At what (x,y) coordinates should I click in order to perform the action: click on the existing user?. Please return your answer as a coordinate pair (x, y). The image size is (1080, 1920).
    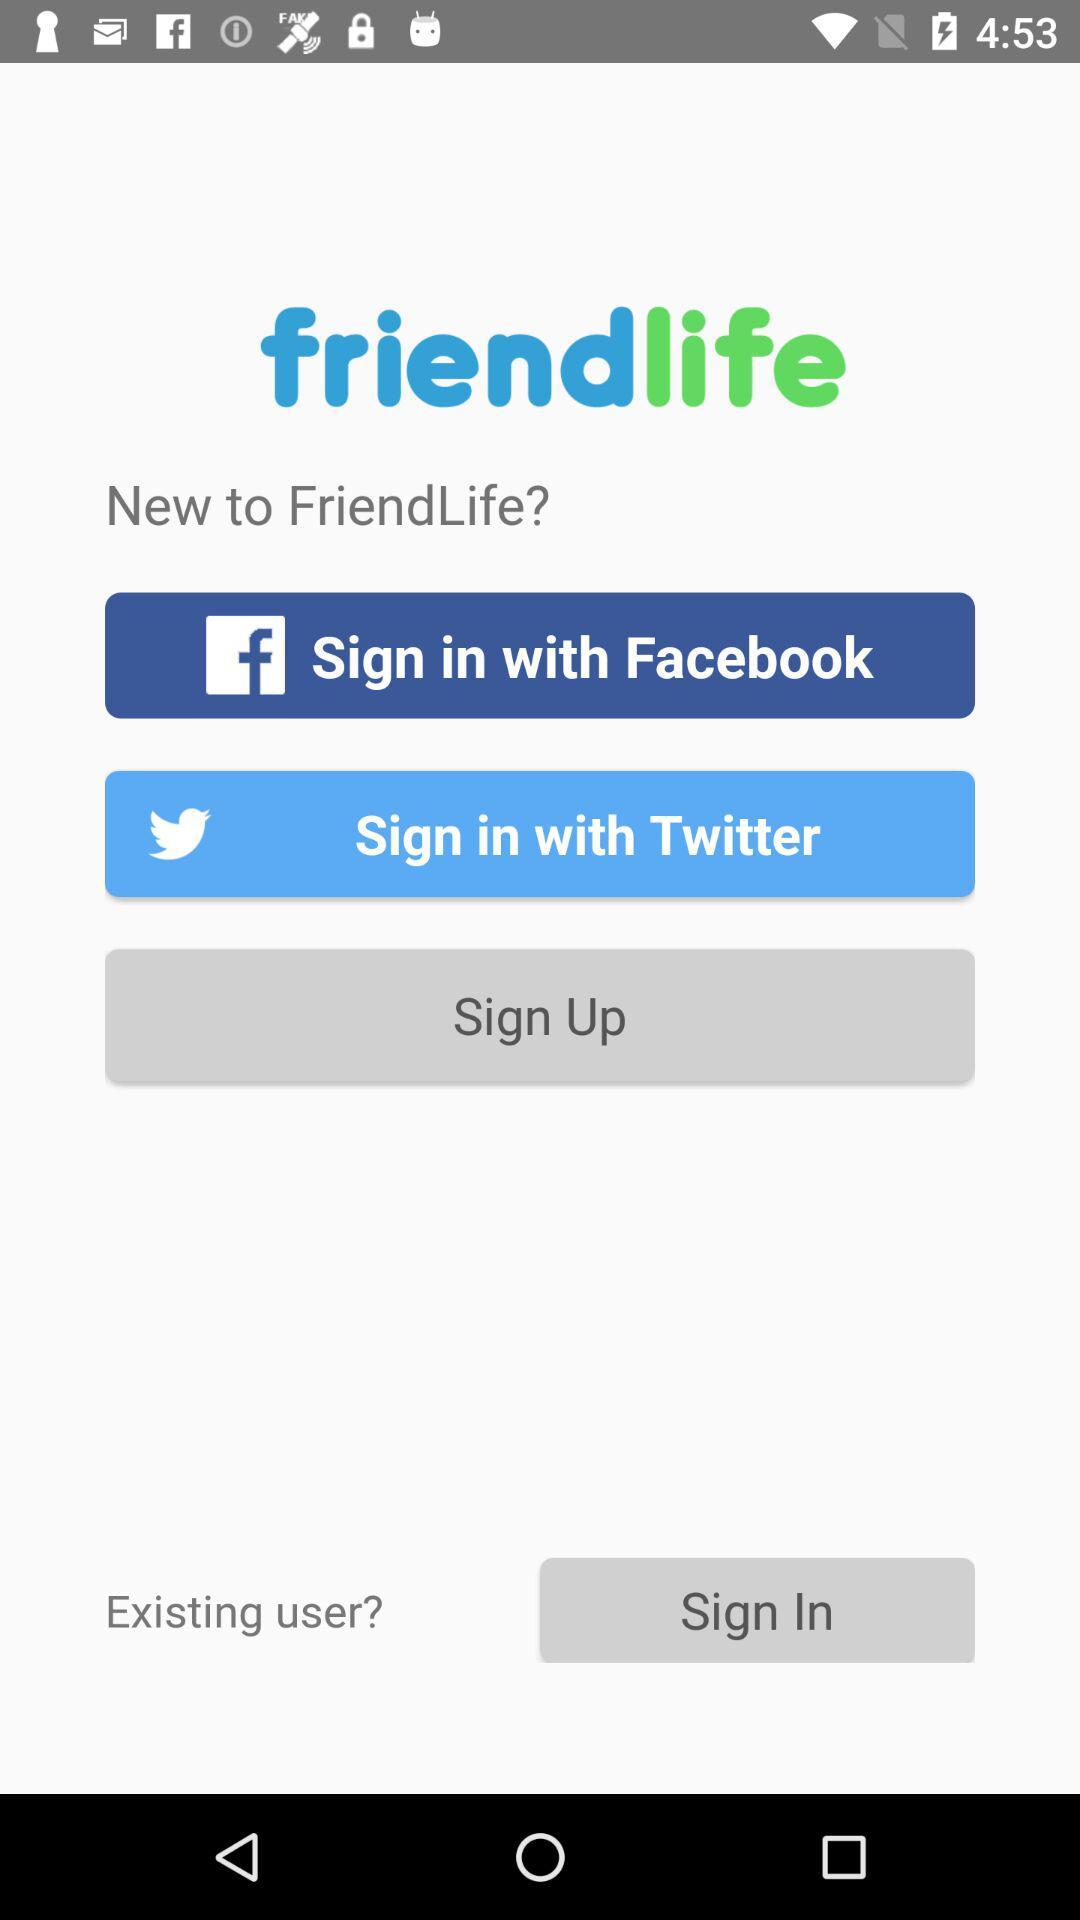
    Looking at the image, I should click on (321, 1609).